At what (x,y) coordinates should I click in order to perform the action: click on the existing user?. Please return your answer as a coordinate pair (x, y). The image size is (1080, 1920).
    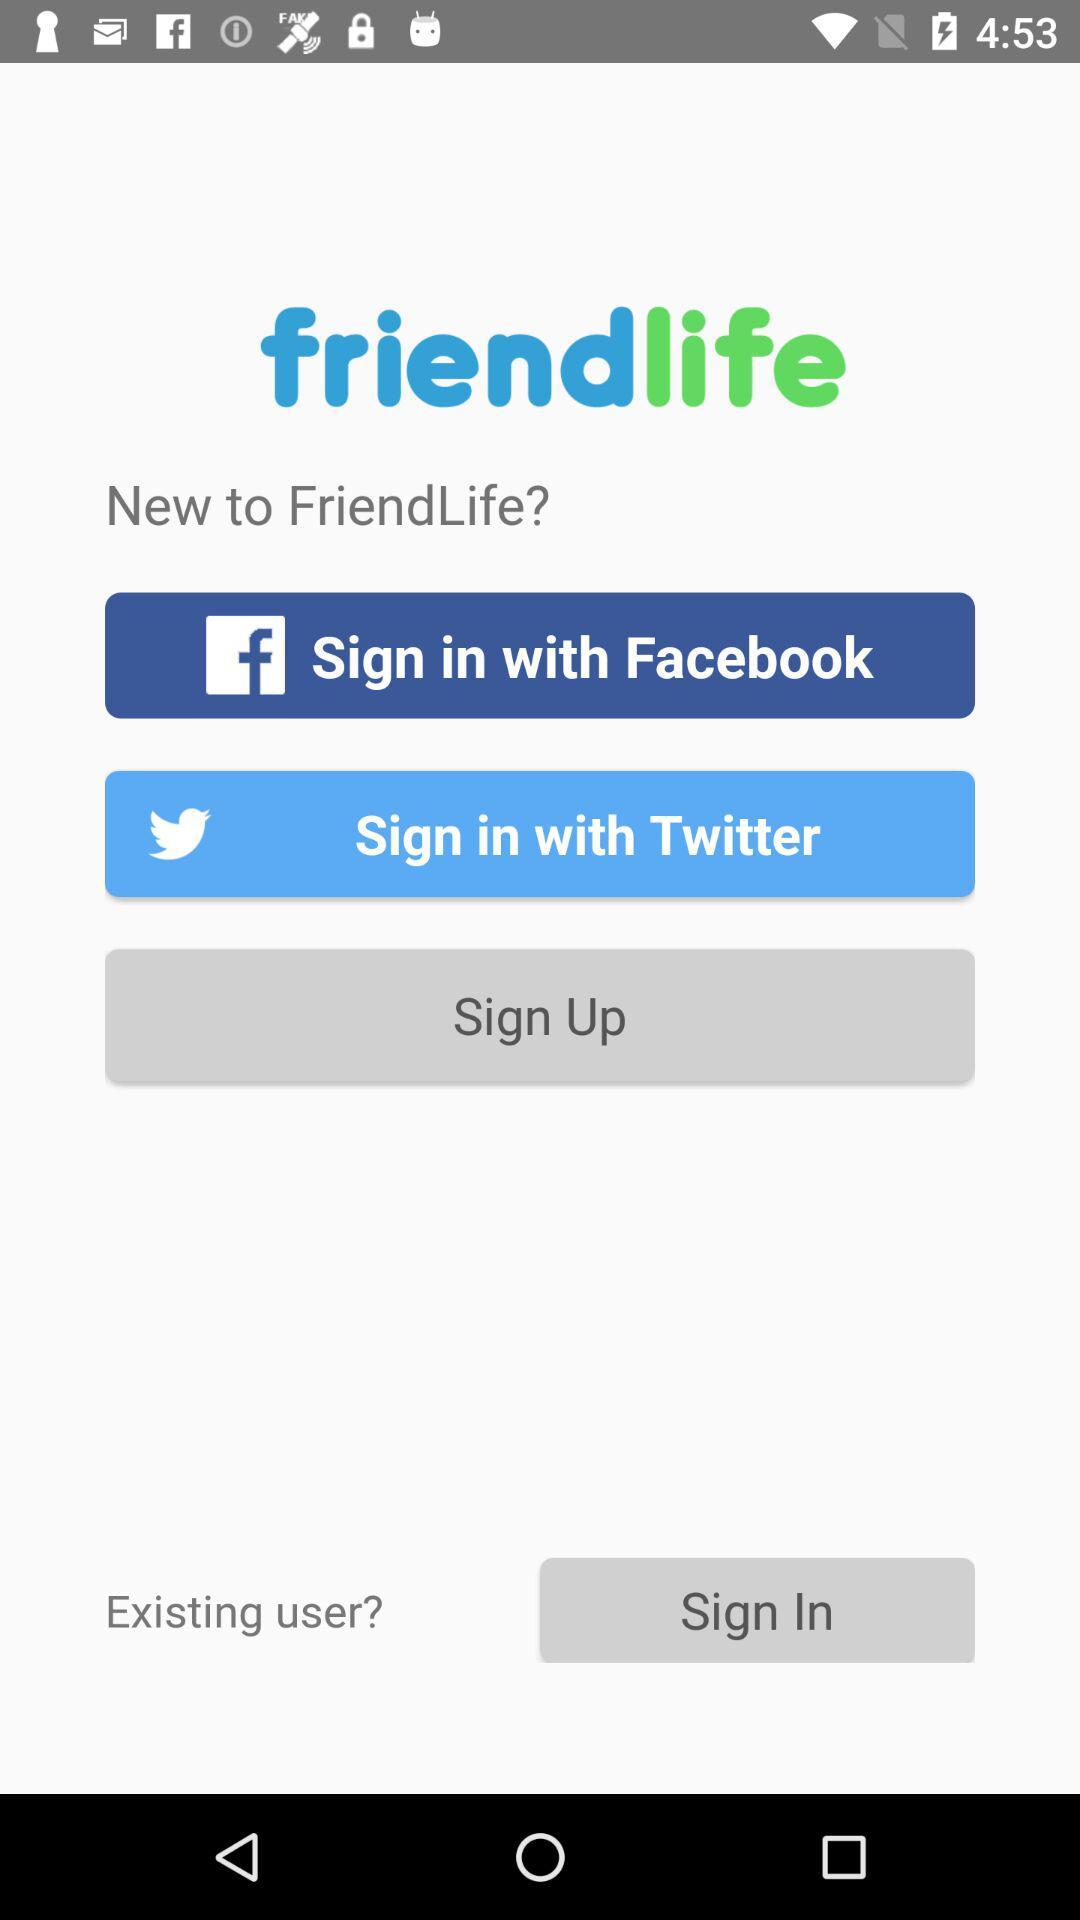
    Looking at the image, I should click on (321, 1609).